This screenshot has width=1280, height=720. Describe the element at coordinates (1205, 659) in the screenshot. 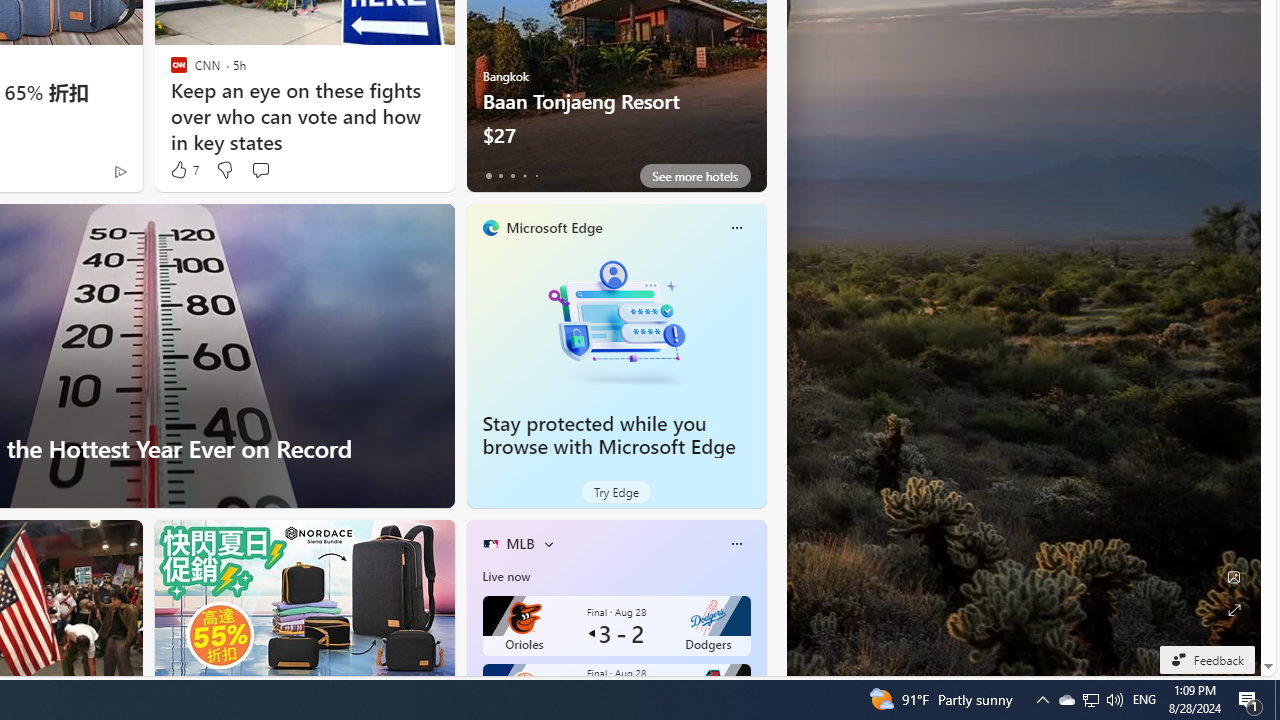

I see `'Feedback'` at that location.